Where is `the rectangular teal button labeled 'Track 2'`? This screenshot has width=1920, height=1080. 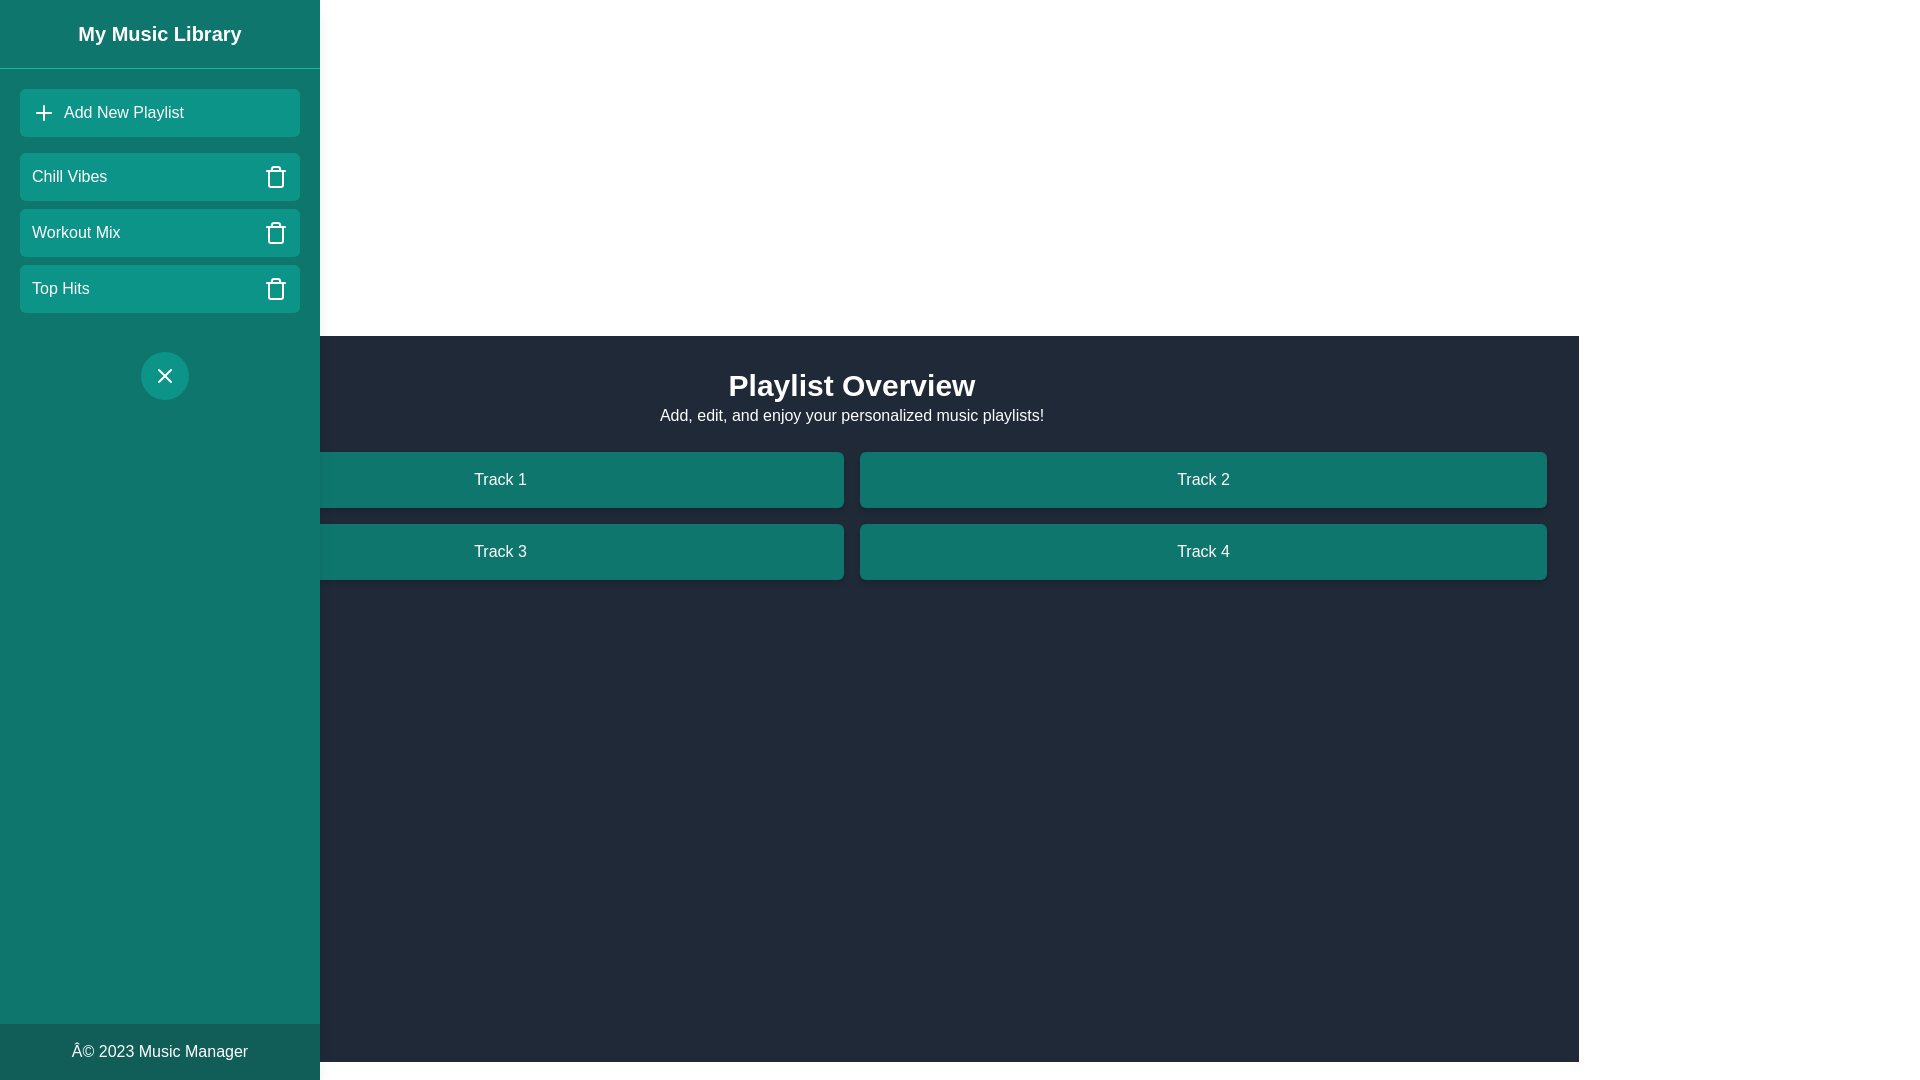 the rectangular teal button labeled 'Track 2' is located at coordinates (1202, 479).